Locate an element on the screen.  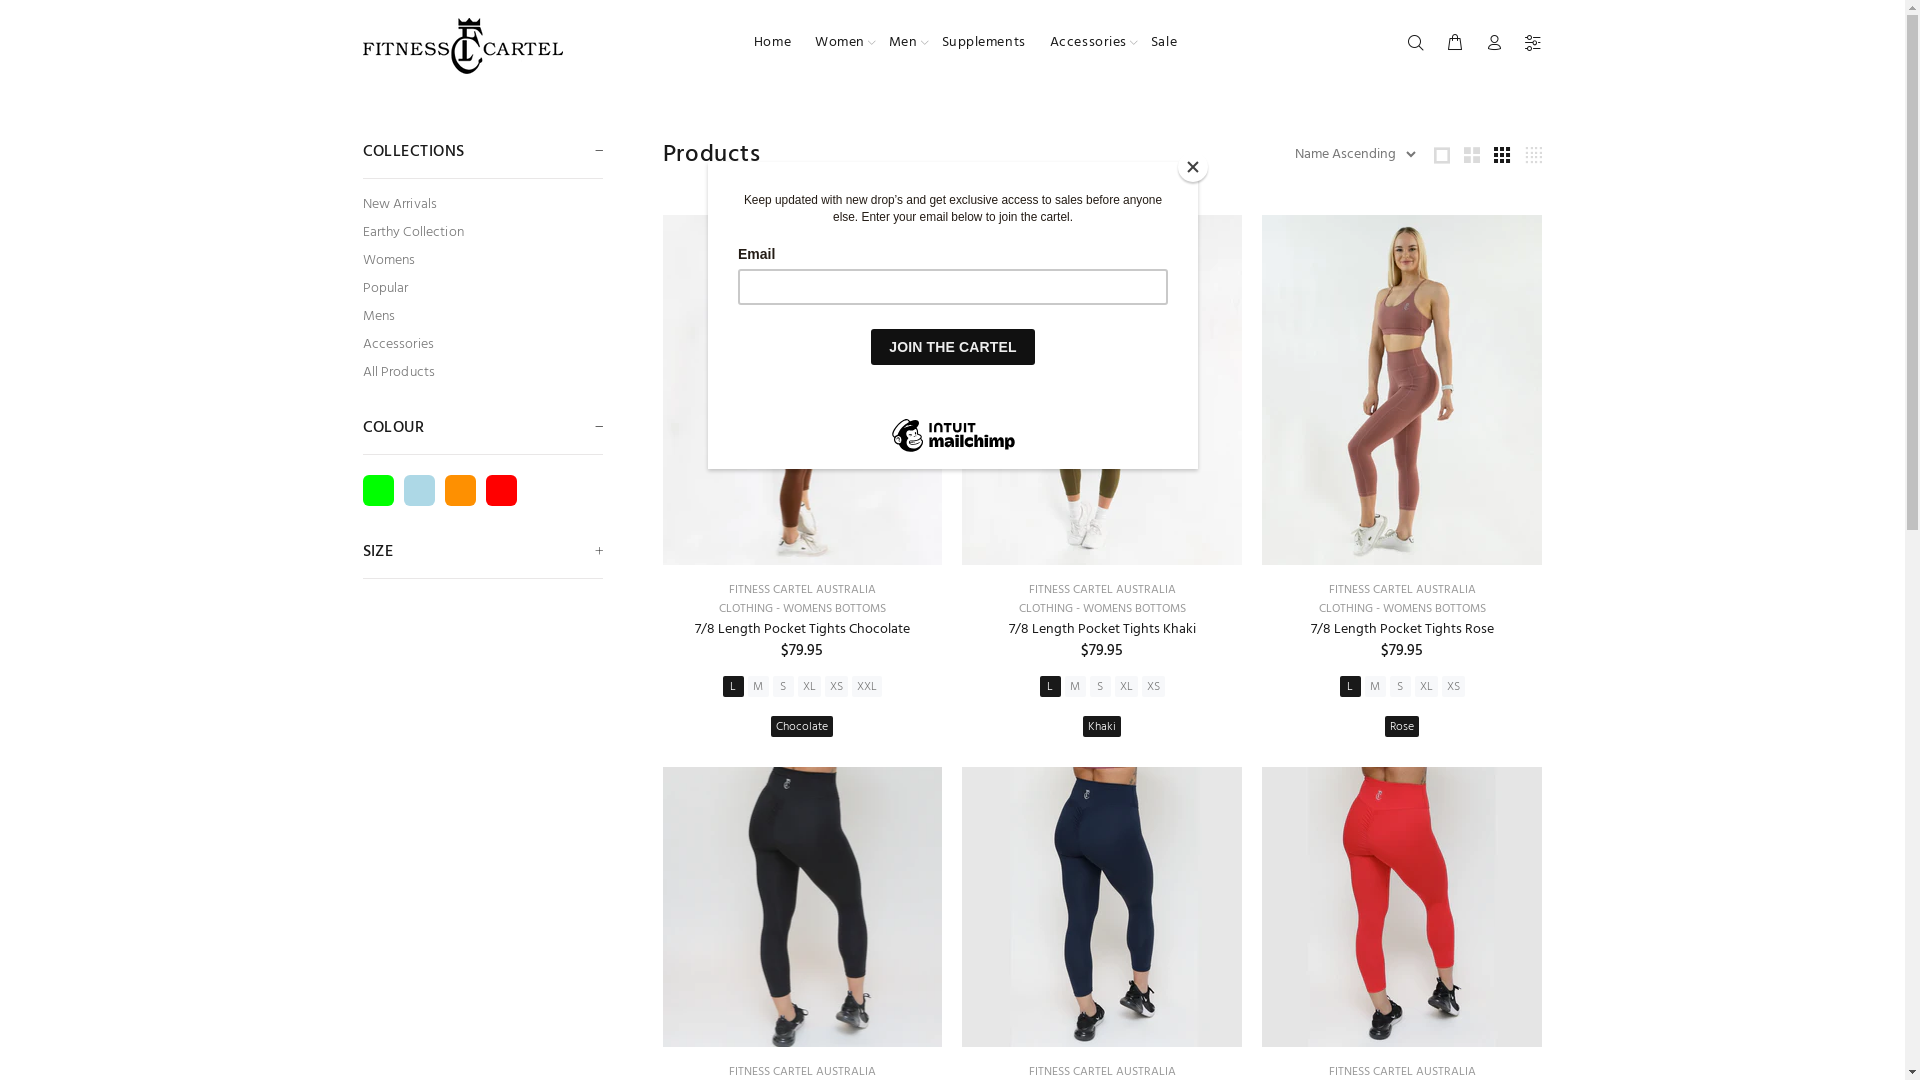
'Women' is located at coordinates (840, 42).